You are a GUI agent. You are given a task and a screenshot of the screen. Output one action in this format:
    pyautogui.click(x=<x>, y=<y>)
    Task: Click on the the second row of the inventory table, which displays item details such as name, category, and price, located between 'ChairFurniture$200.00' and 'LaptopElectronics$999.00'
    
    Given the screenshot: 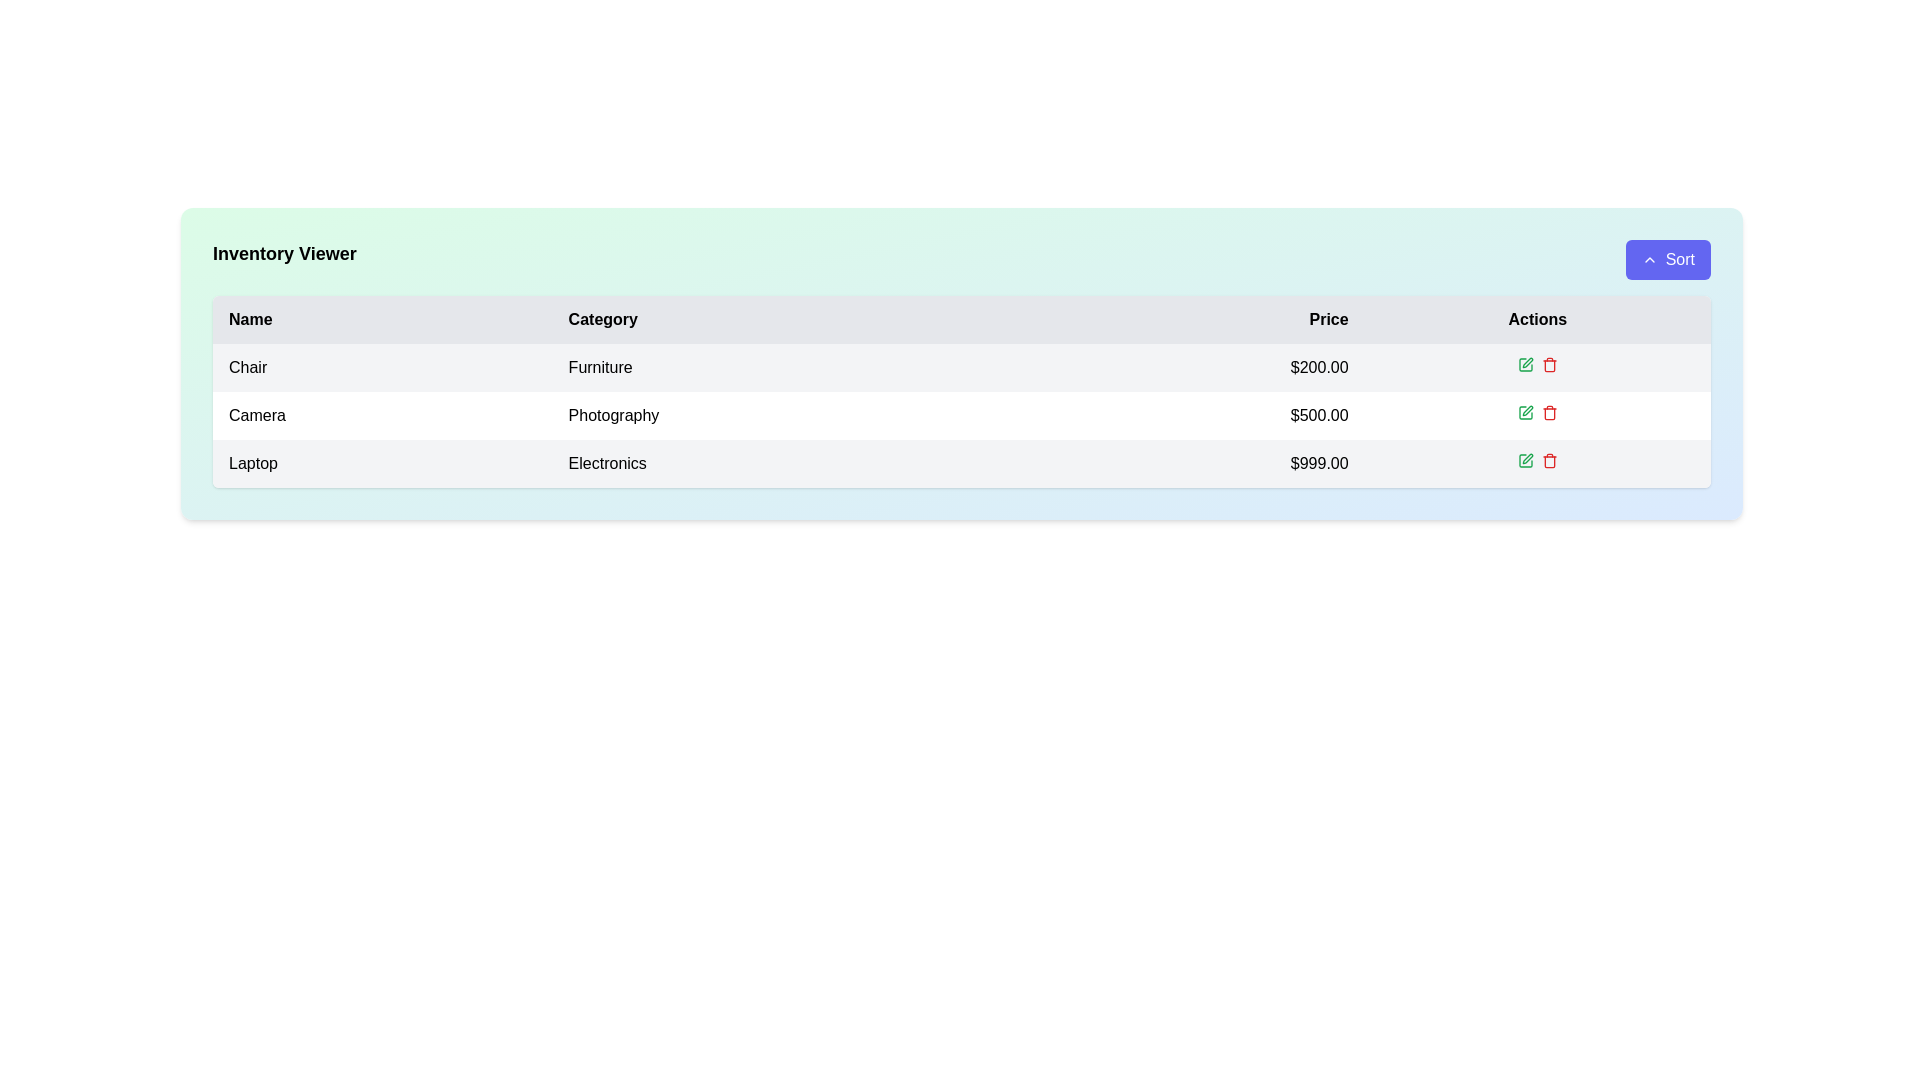 What is the action you would take?
    pyautogui.click(x=961, y=415)
    